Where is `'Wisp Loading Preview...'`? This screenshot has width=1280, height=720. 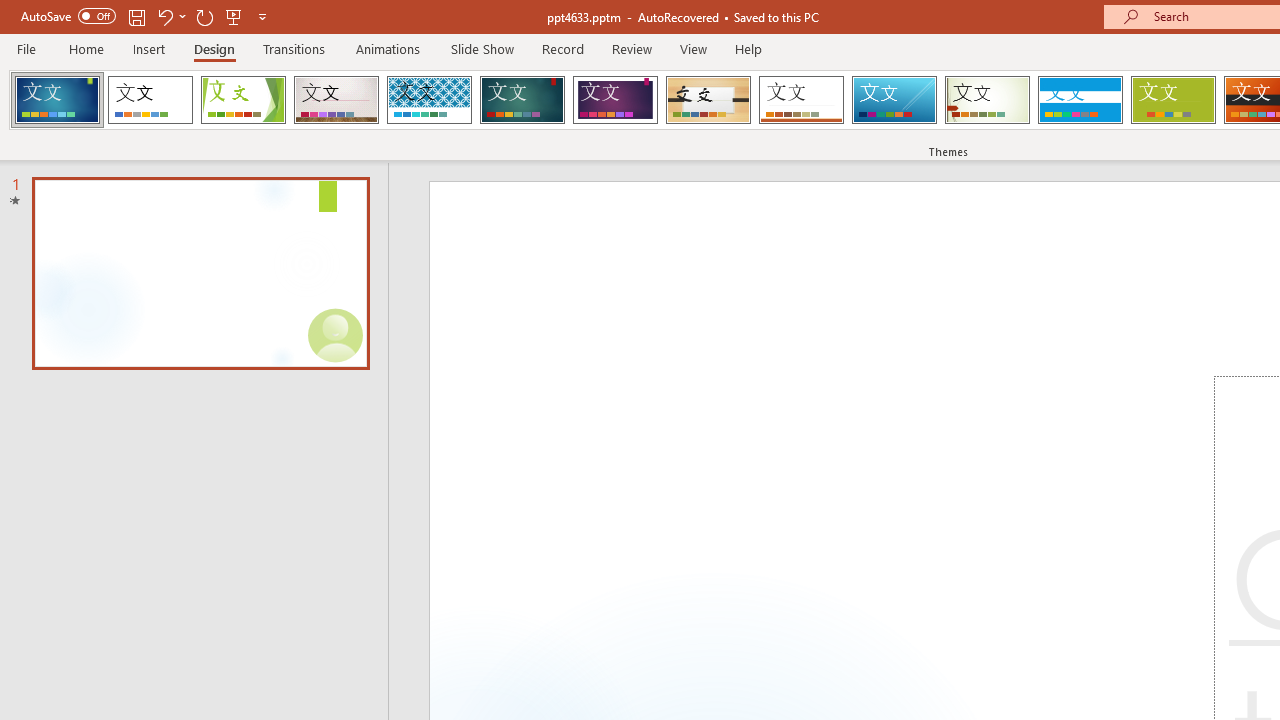
'Wisp Loading Preview...' is located at coordinates (987, 100).